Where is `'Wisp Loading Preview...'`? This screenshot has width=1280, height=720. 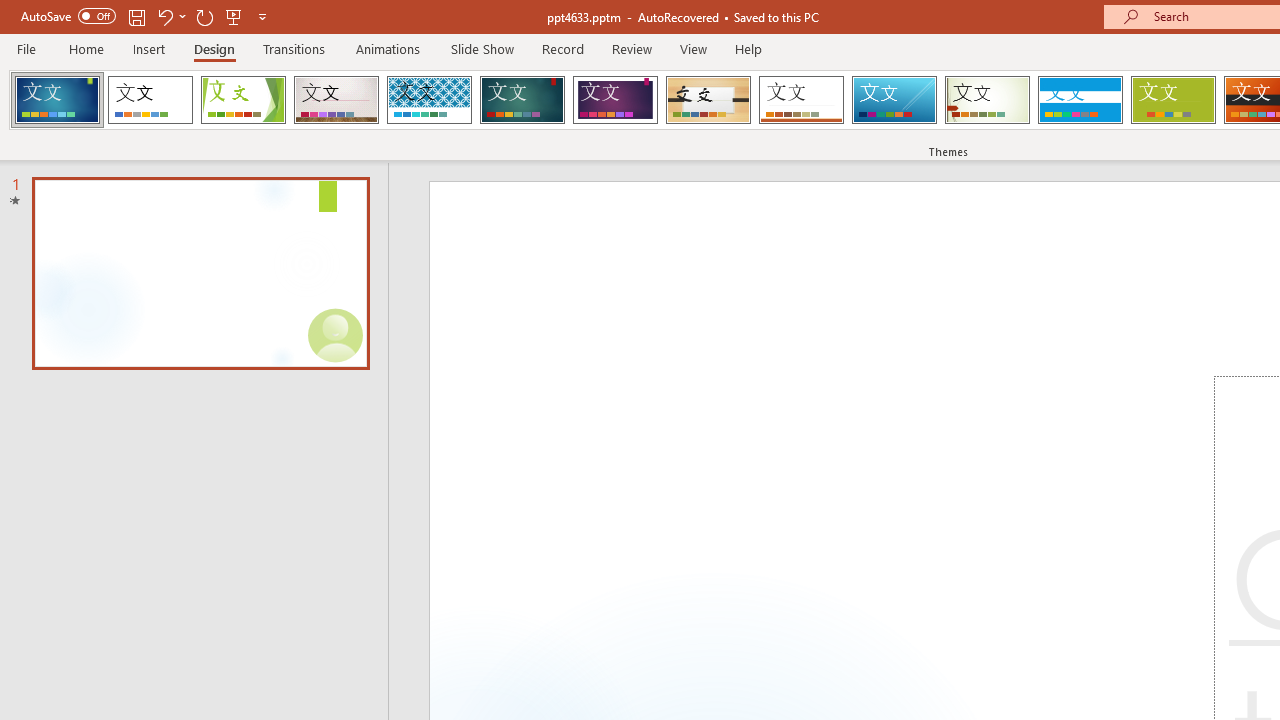
'Wisp Loading Preview...' is located at coordinates (987, 100).